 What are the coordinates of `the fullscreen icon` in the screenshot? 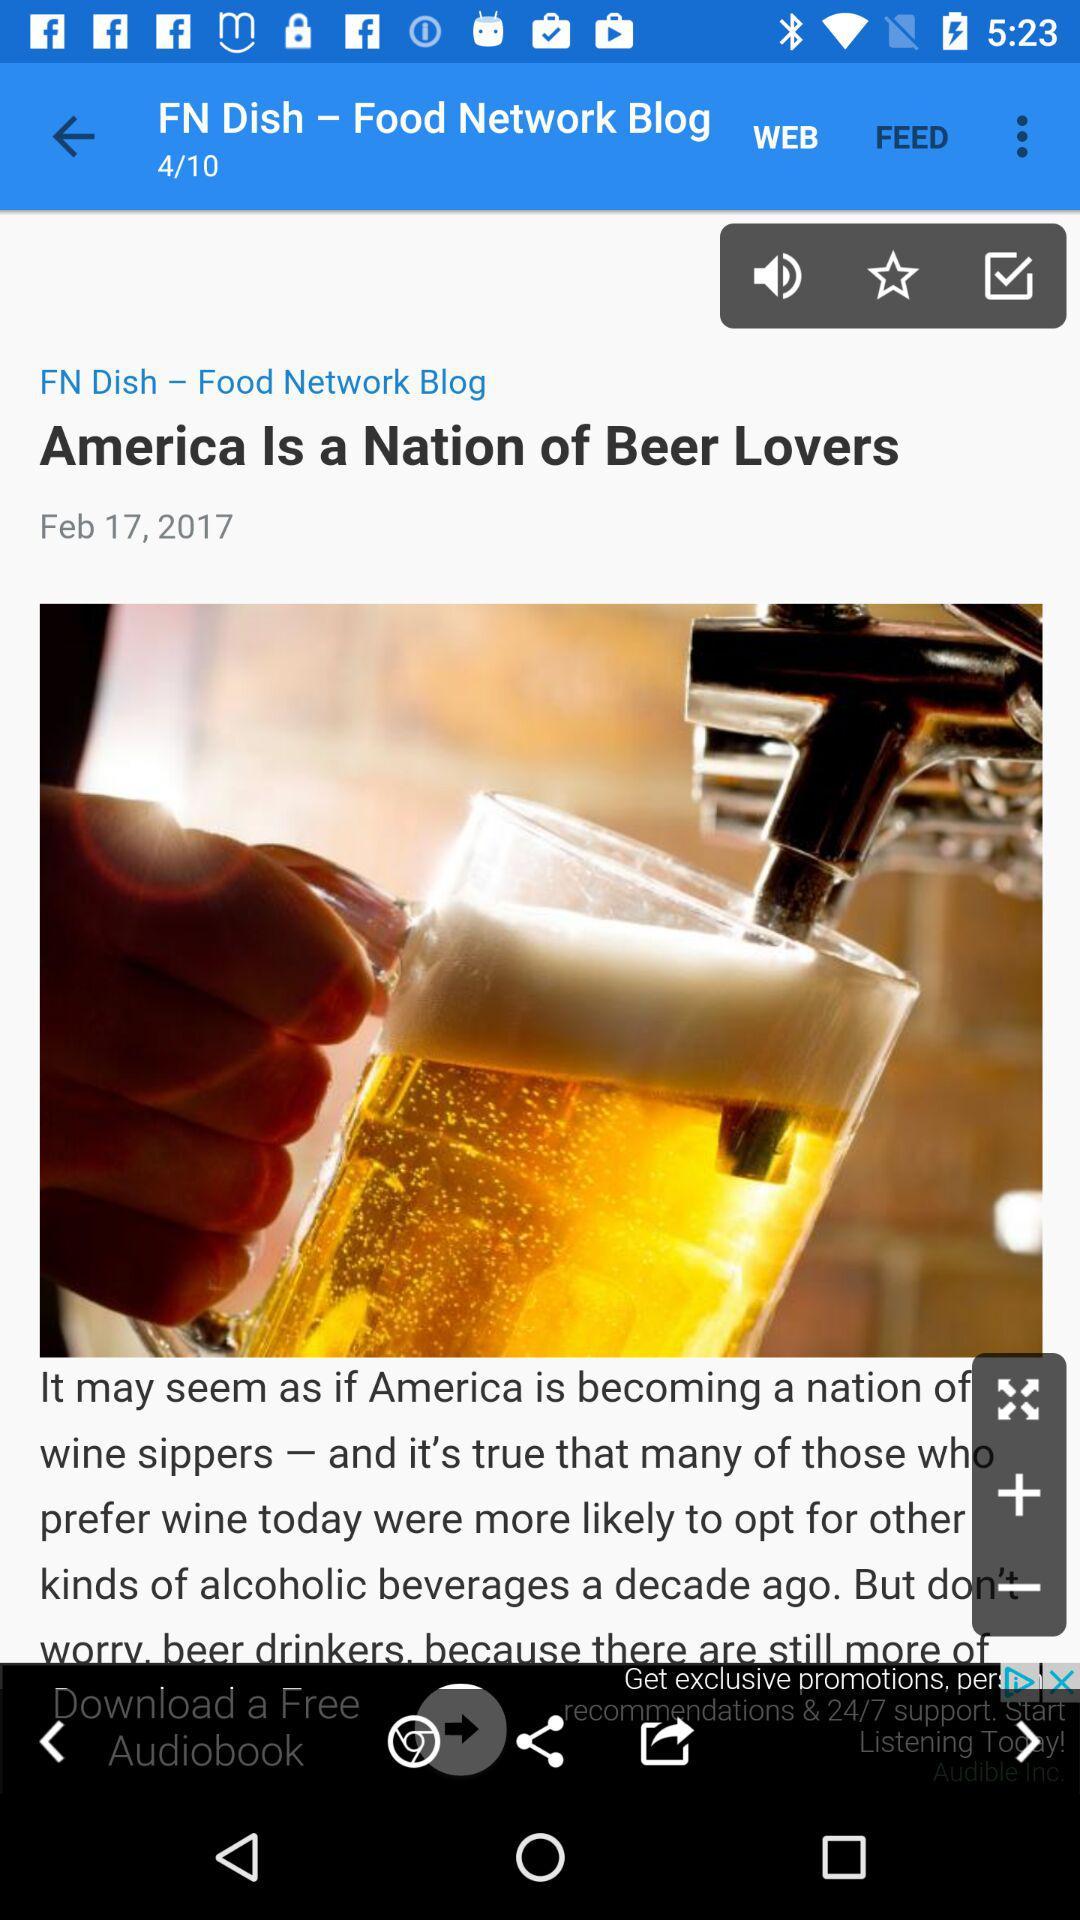 It's located at (1019, 1399).